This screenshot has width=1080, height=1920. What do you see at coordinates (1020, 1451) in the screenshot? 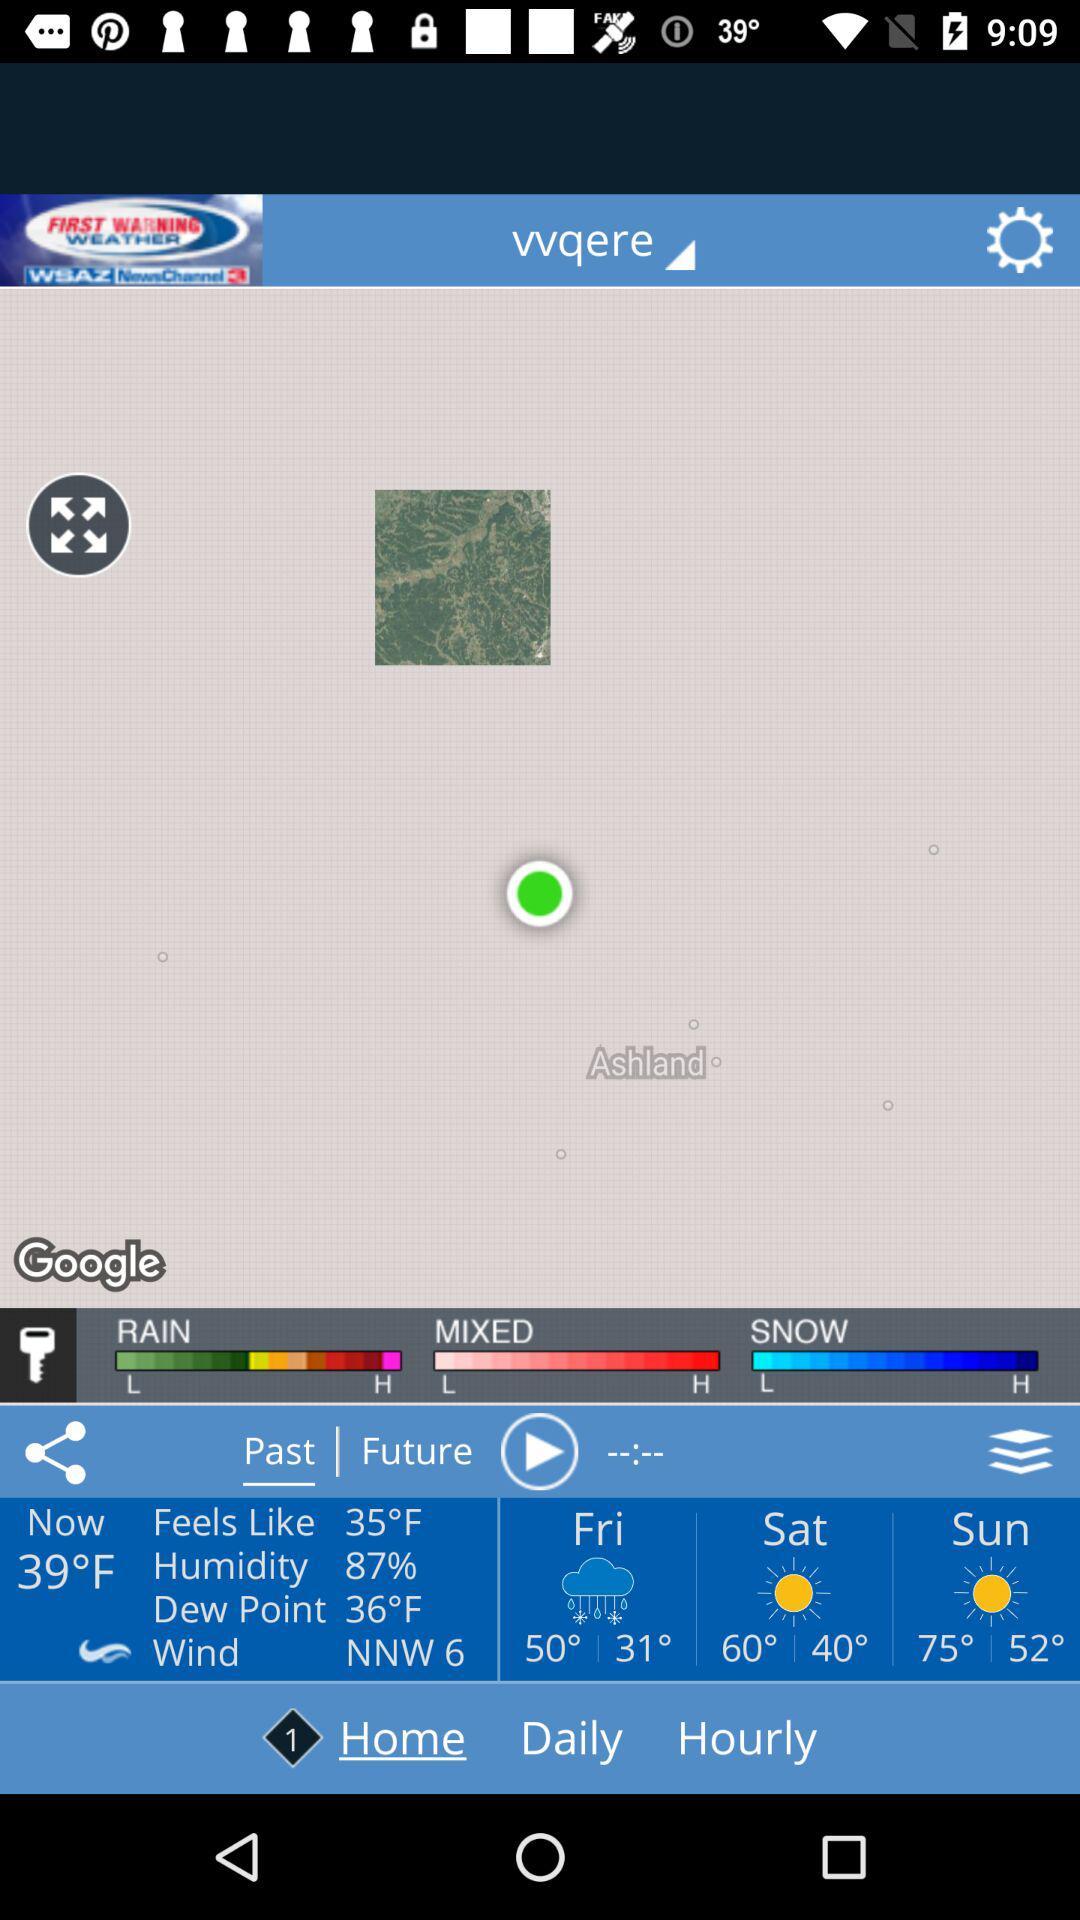
I see `the layers icon` at bounding box center [1020, 1451].